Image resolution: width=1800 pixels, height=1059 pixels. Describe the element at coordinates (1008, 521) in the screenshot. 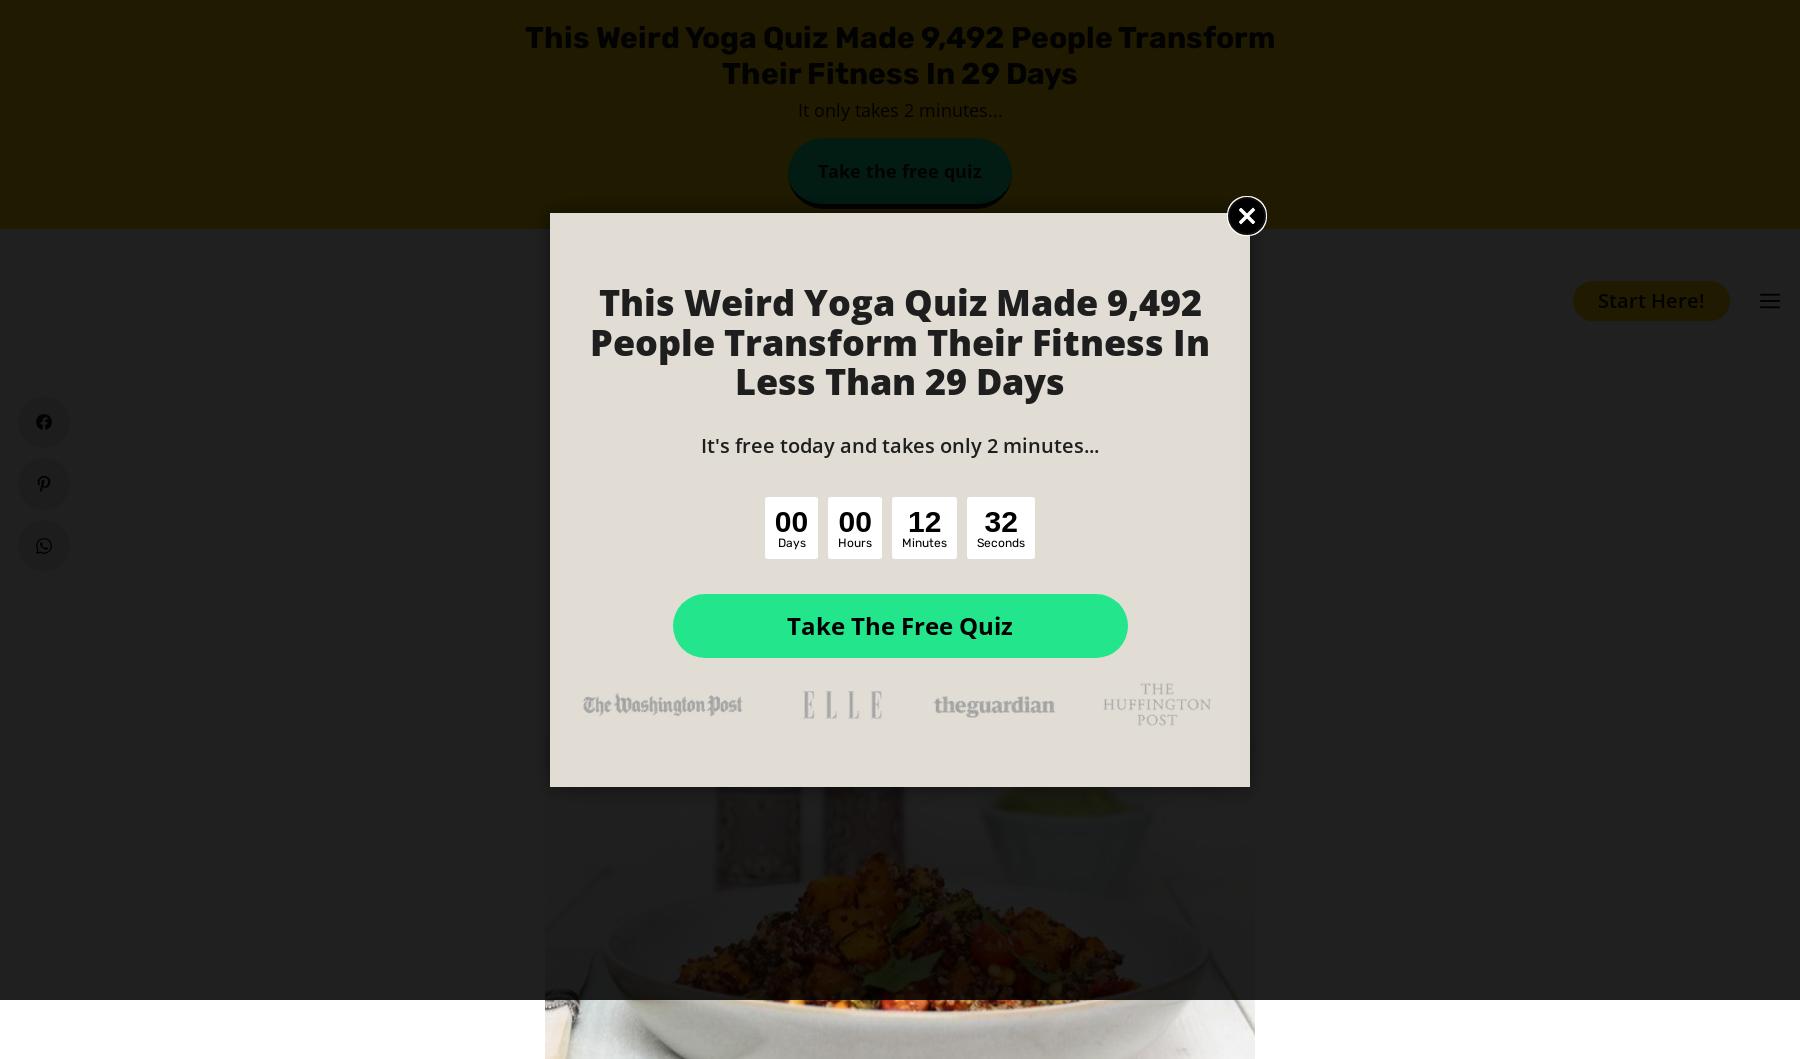

I see `'9'` at that location.